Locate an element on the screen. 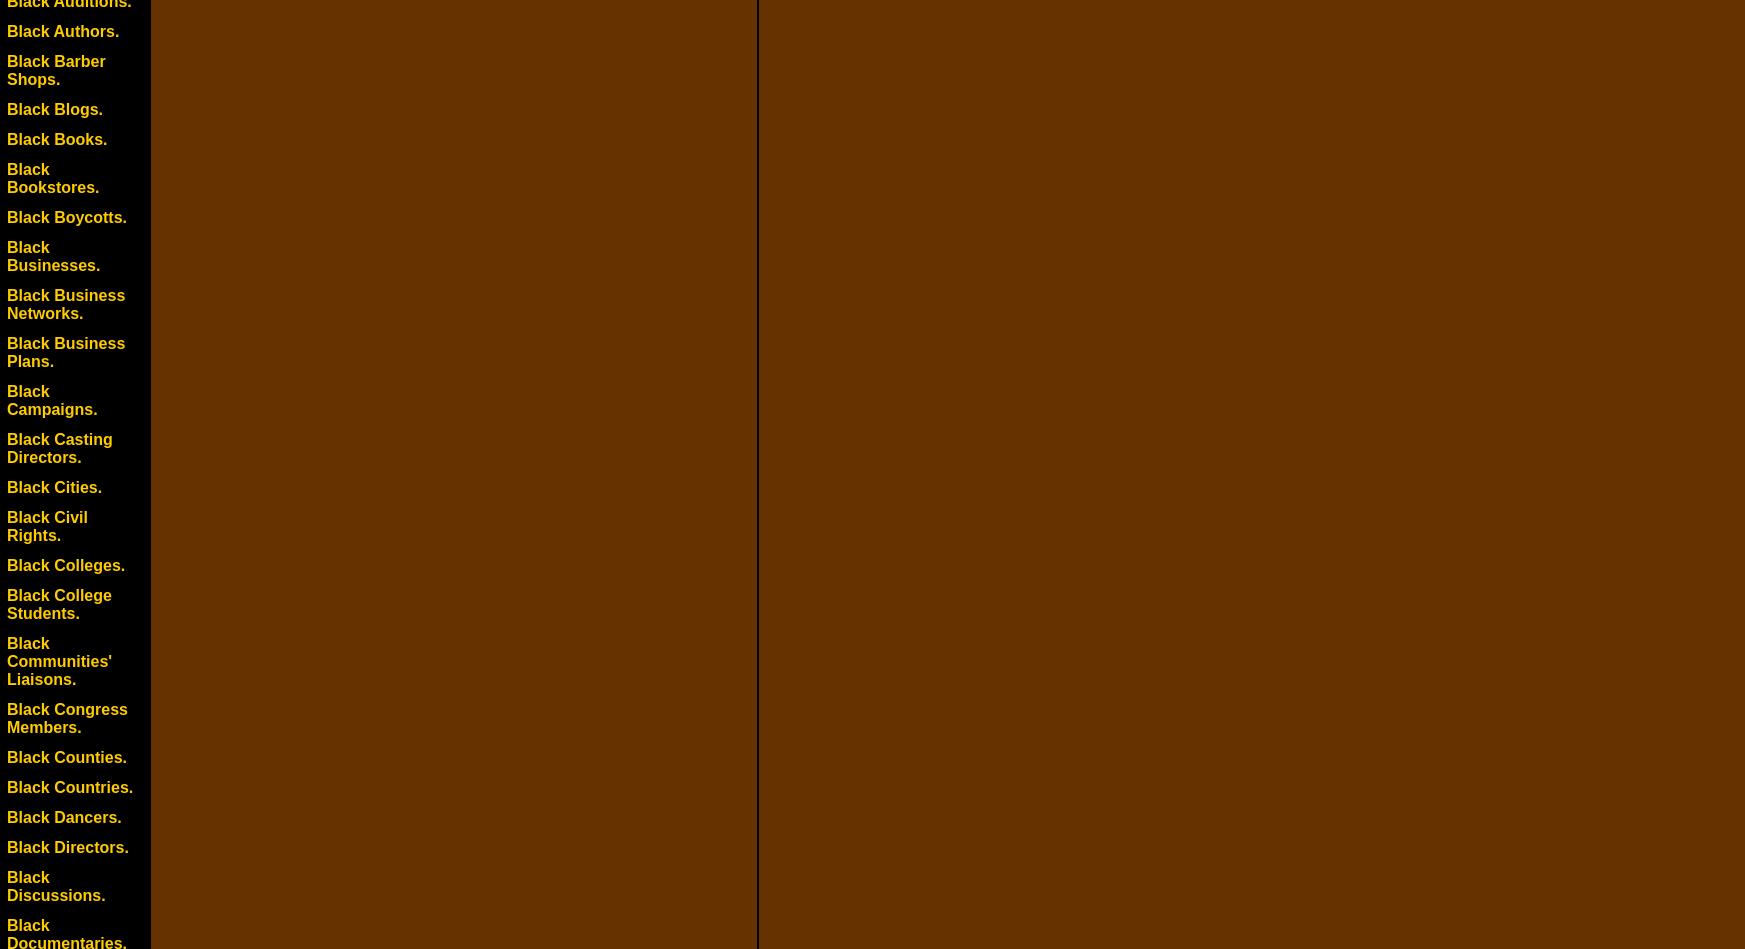 The height and width of the screenshot is (949, 1745). 'Black Authors.' is located at coordinates (61, 31).